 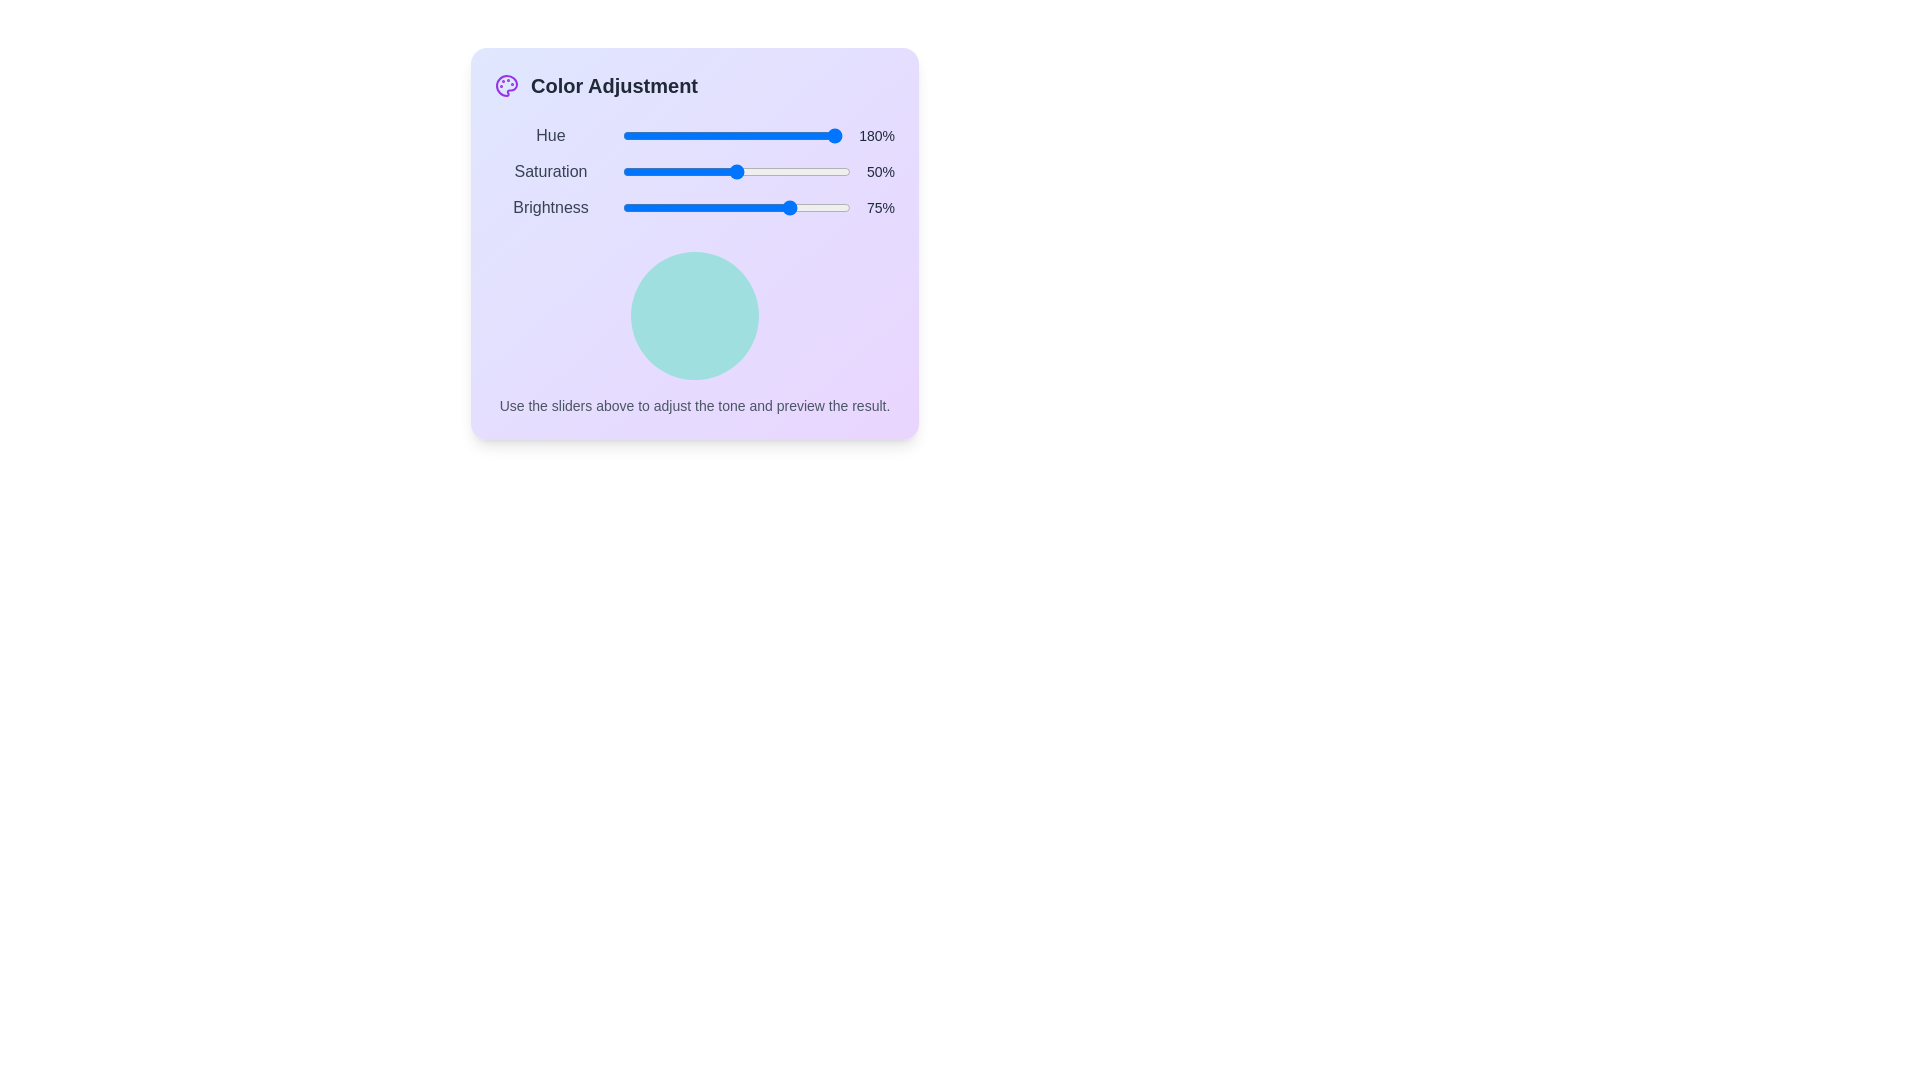 I want to click on the 'Saturation' slider to 65% by dragging the slider, so click(x=769, y=171).